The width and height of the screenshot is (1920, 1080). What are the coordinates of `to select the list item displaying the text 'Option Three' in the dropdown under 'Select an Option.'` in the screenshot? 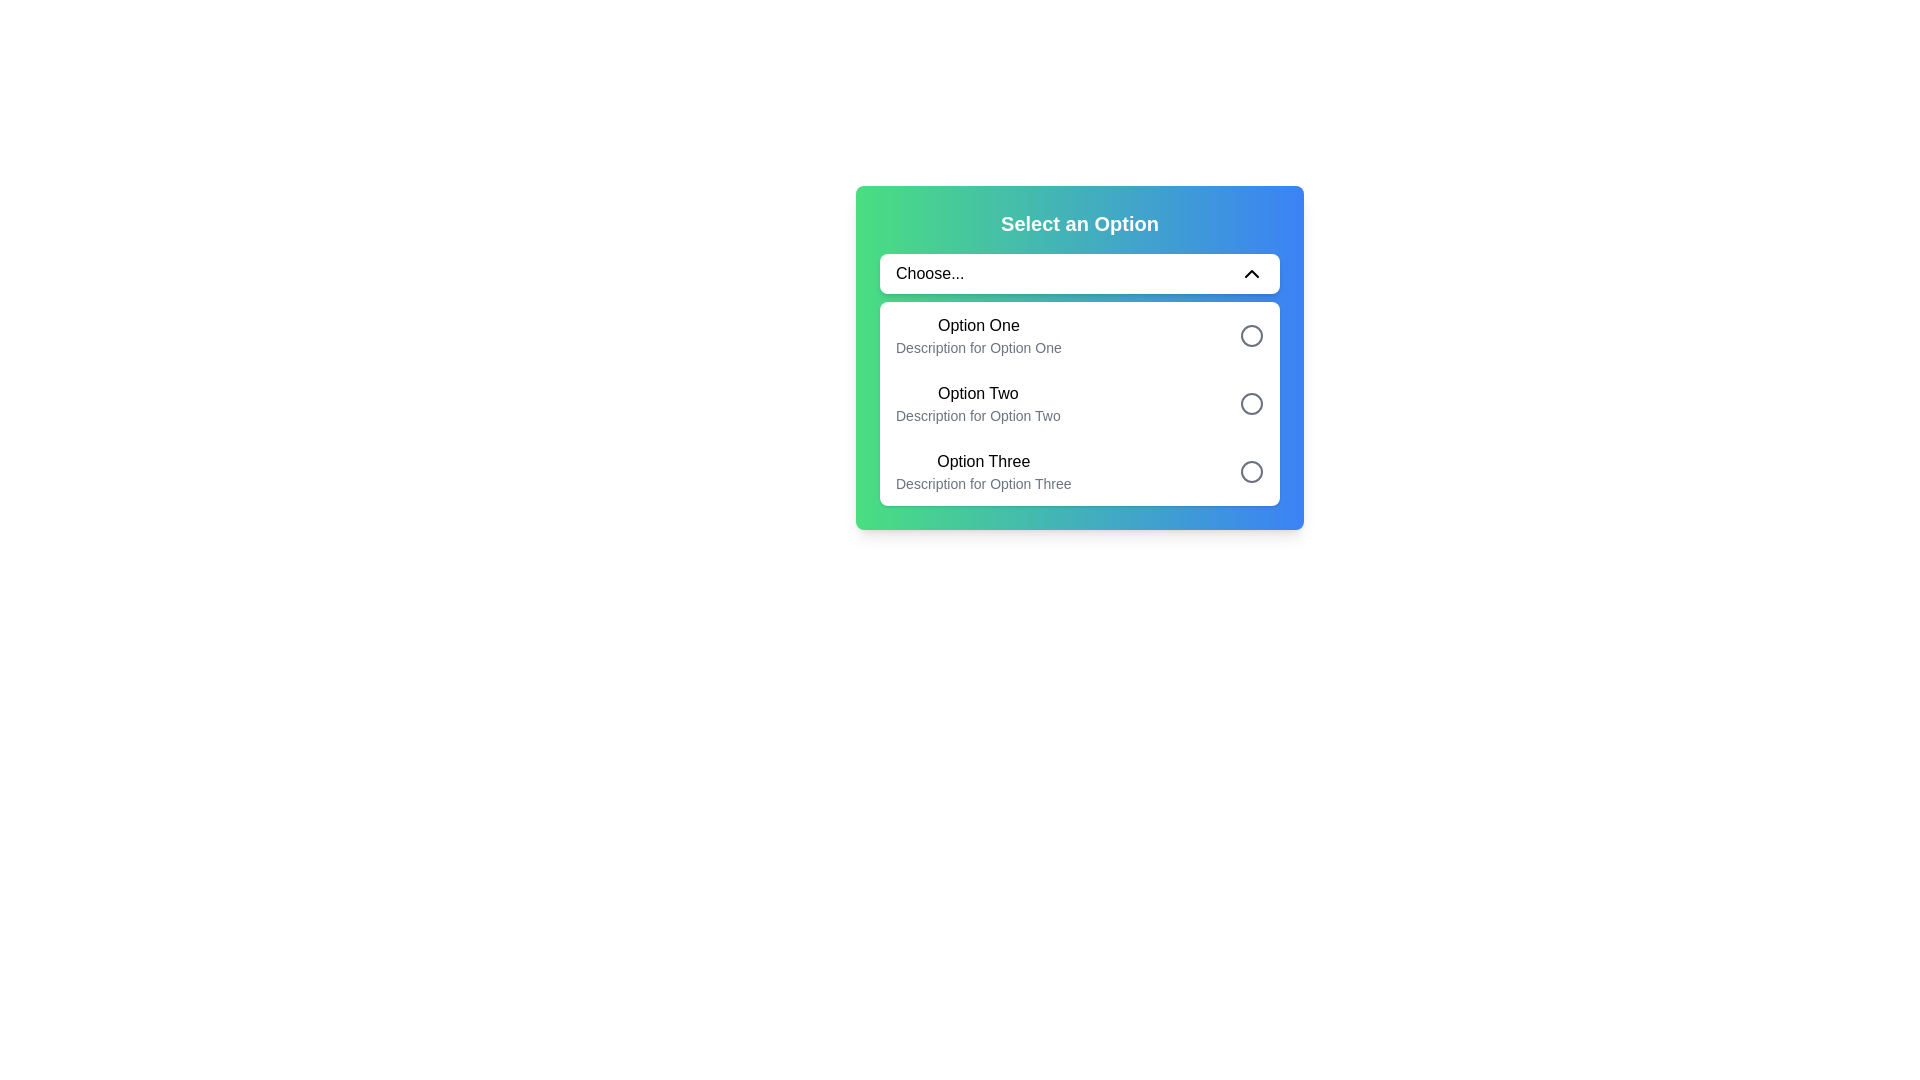 It's located at (983, 462).